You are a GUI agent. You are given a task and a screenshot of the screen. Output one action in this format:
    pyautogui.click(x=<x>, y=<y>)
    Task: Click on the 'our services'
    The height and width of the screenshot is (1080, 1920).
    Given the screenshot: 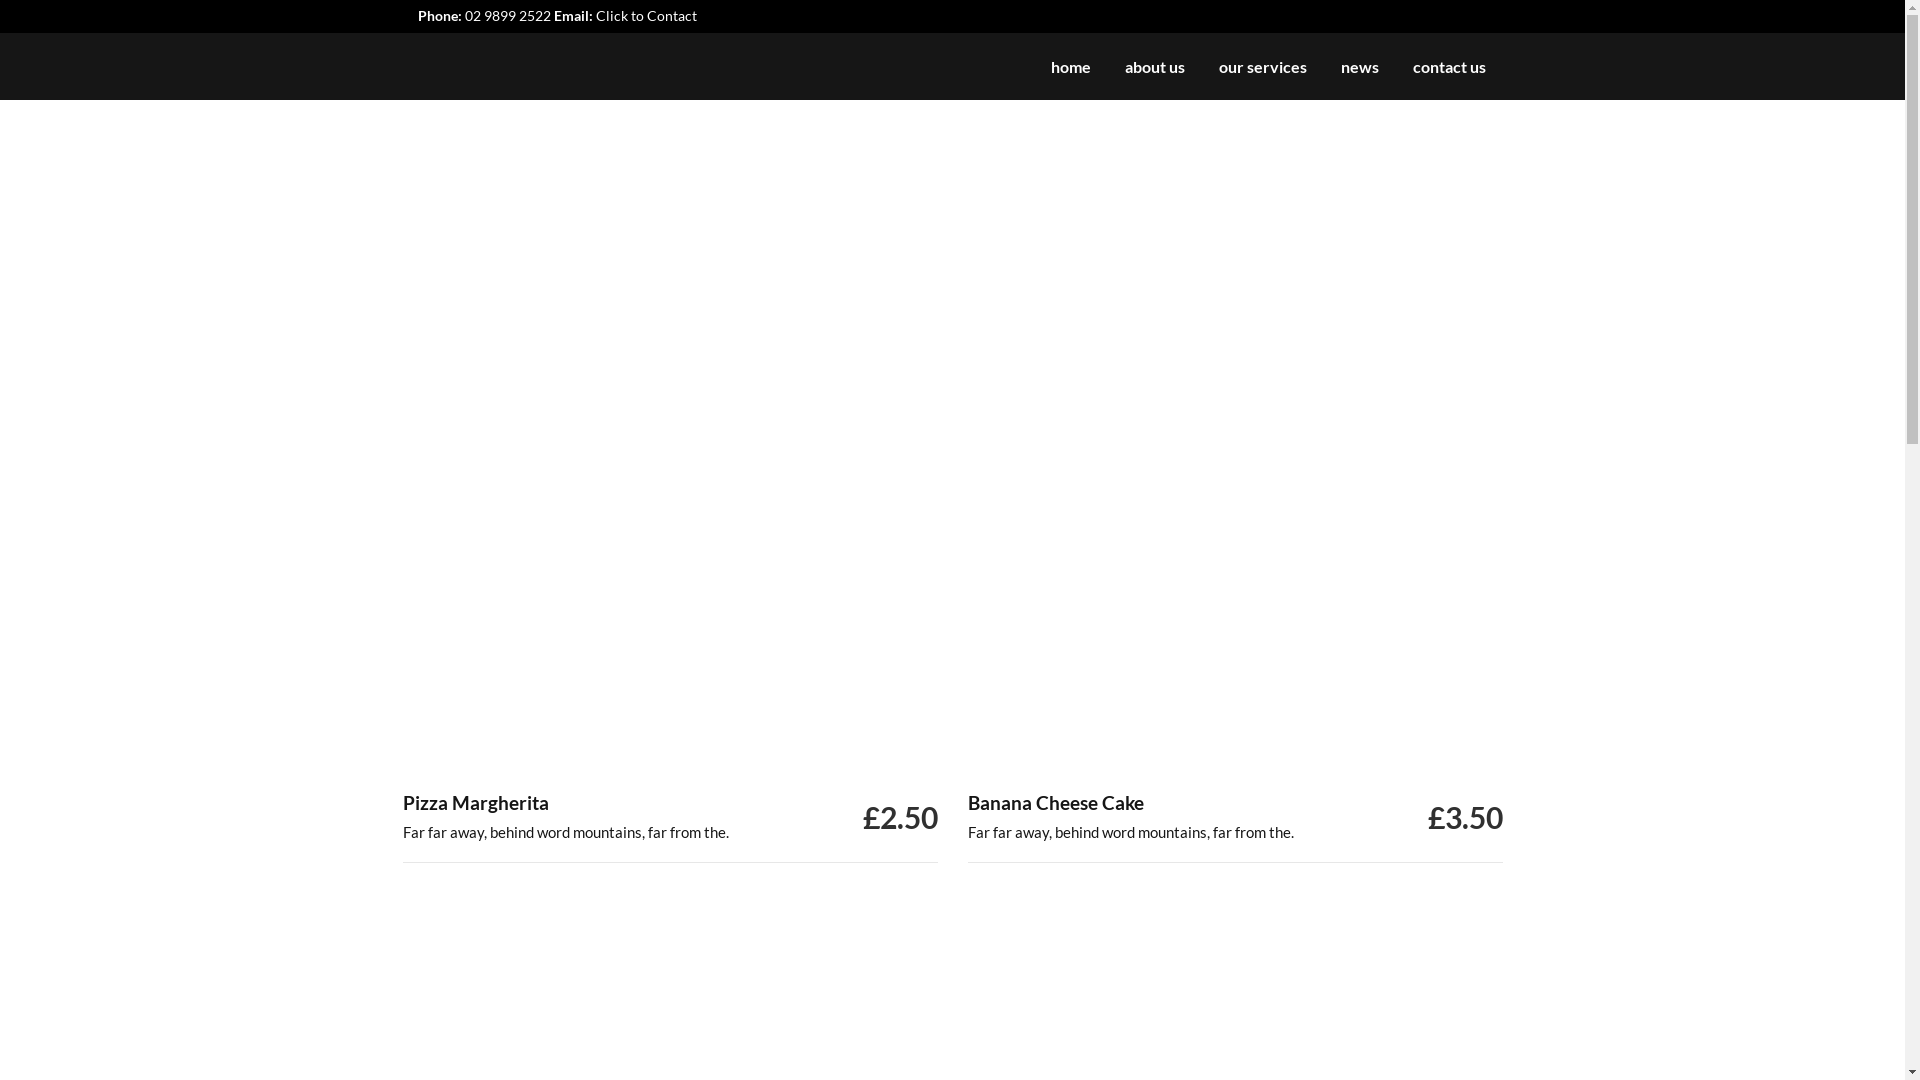 What is the action you would take?
    pyautogui.click(x=1200, y=65)
    